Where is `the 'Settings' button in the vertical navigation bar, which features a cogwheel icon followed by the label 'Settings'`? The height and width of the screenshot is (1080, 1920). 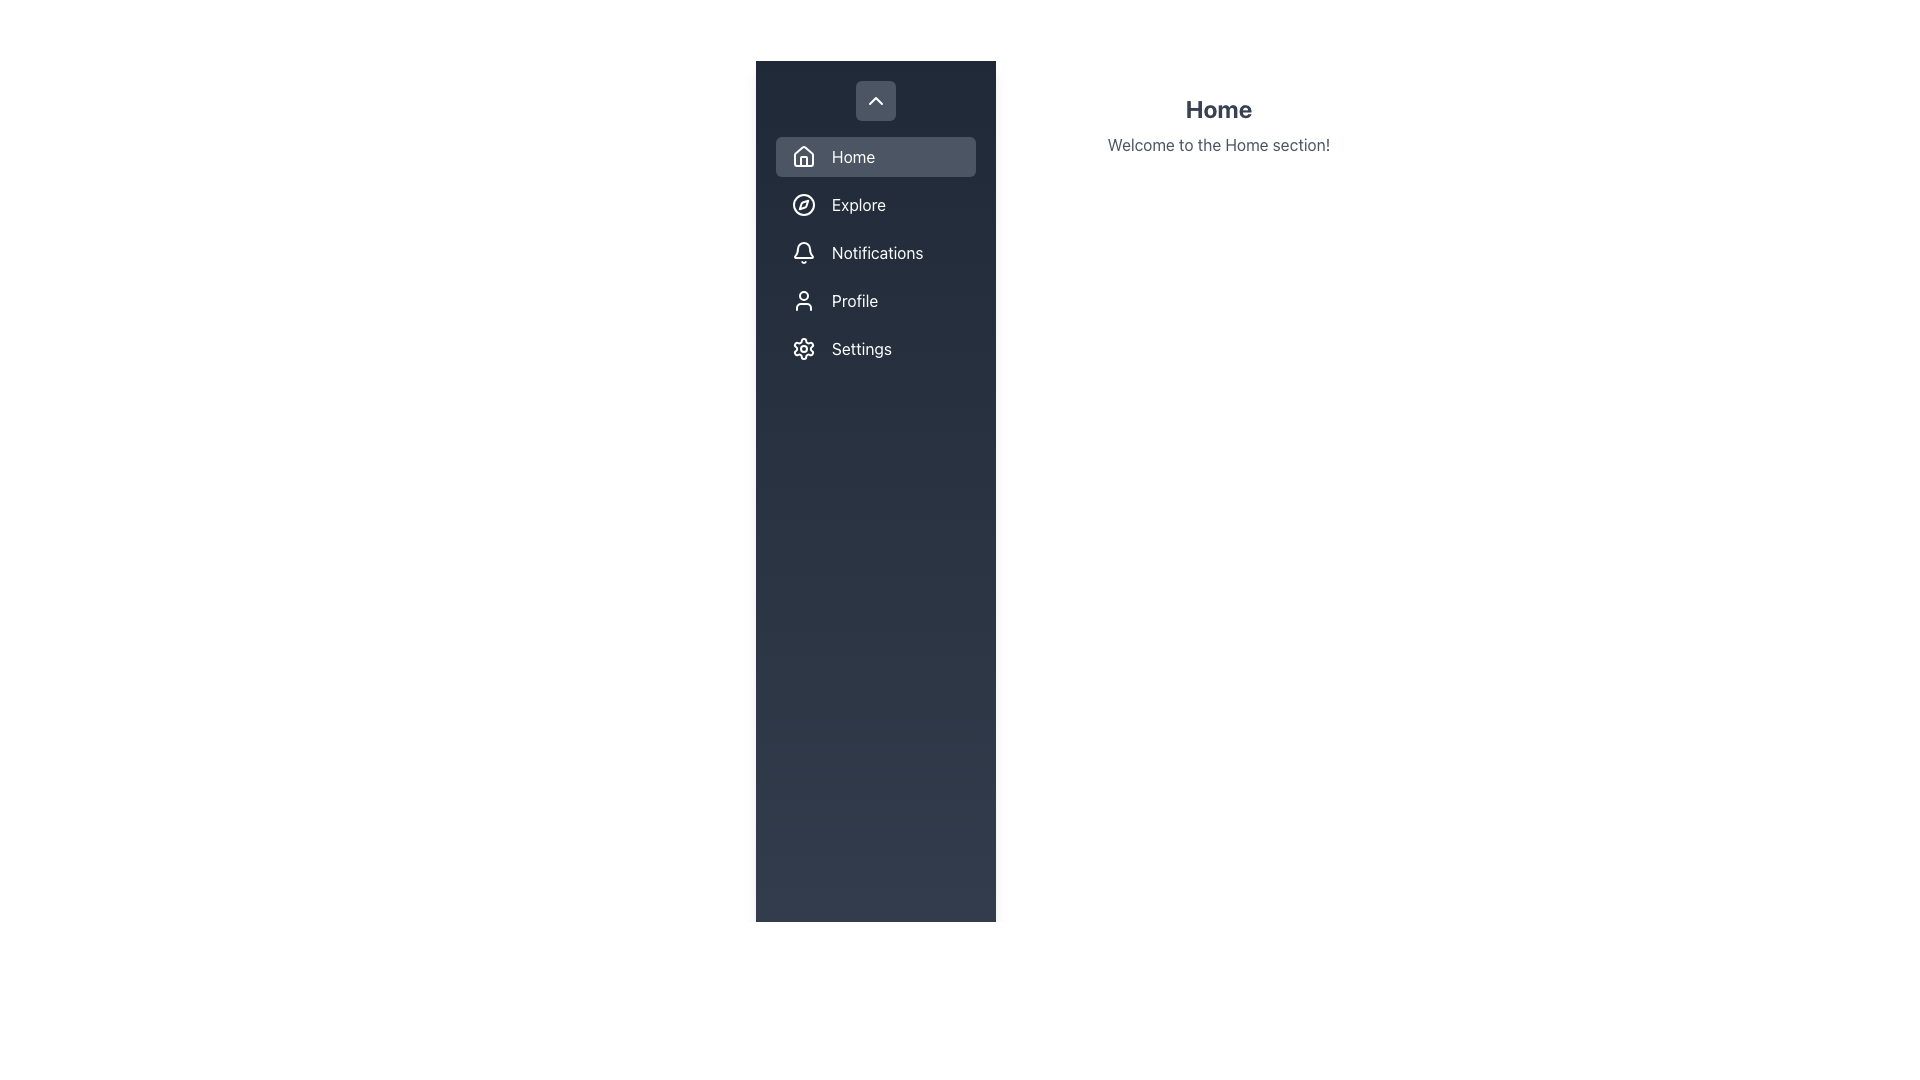
the 'Settings' button in the vertical navigation bar, which features a cogwheel icon followed by the label 'Settings' is located at coordinates (875, 347).